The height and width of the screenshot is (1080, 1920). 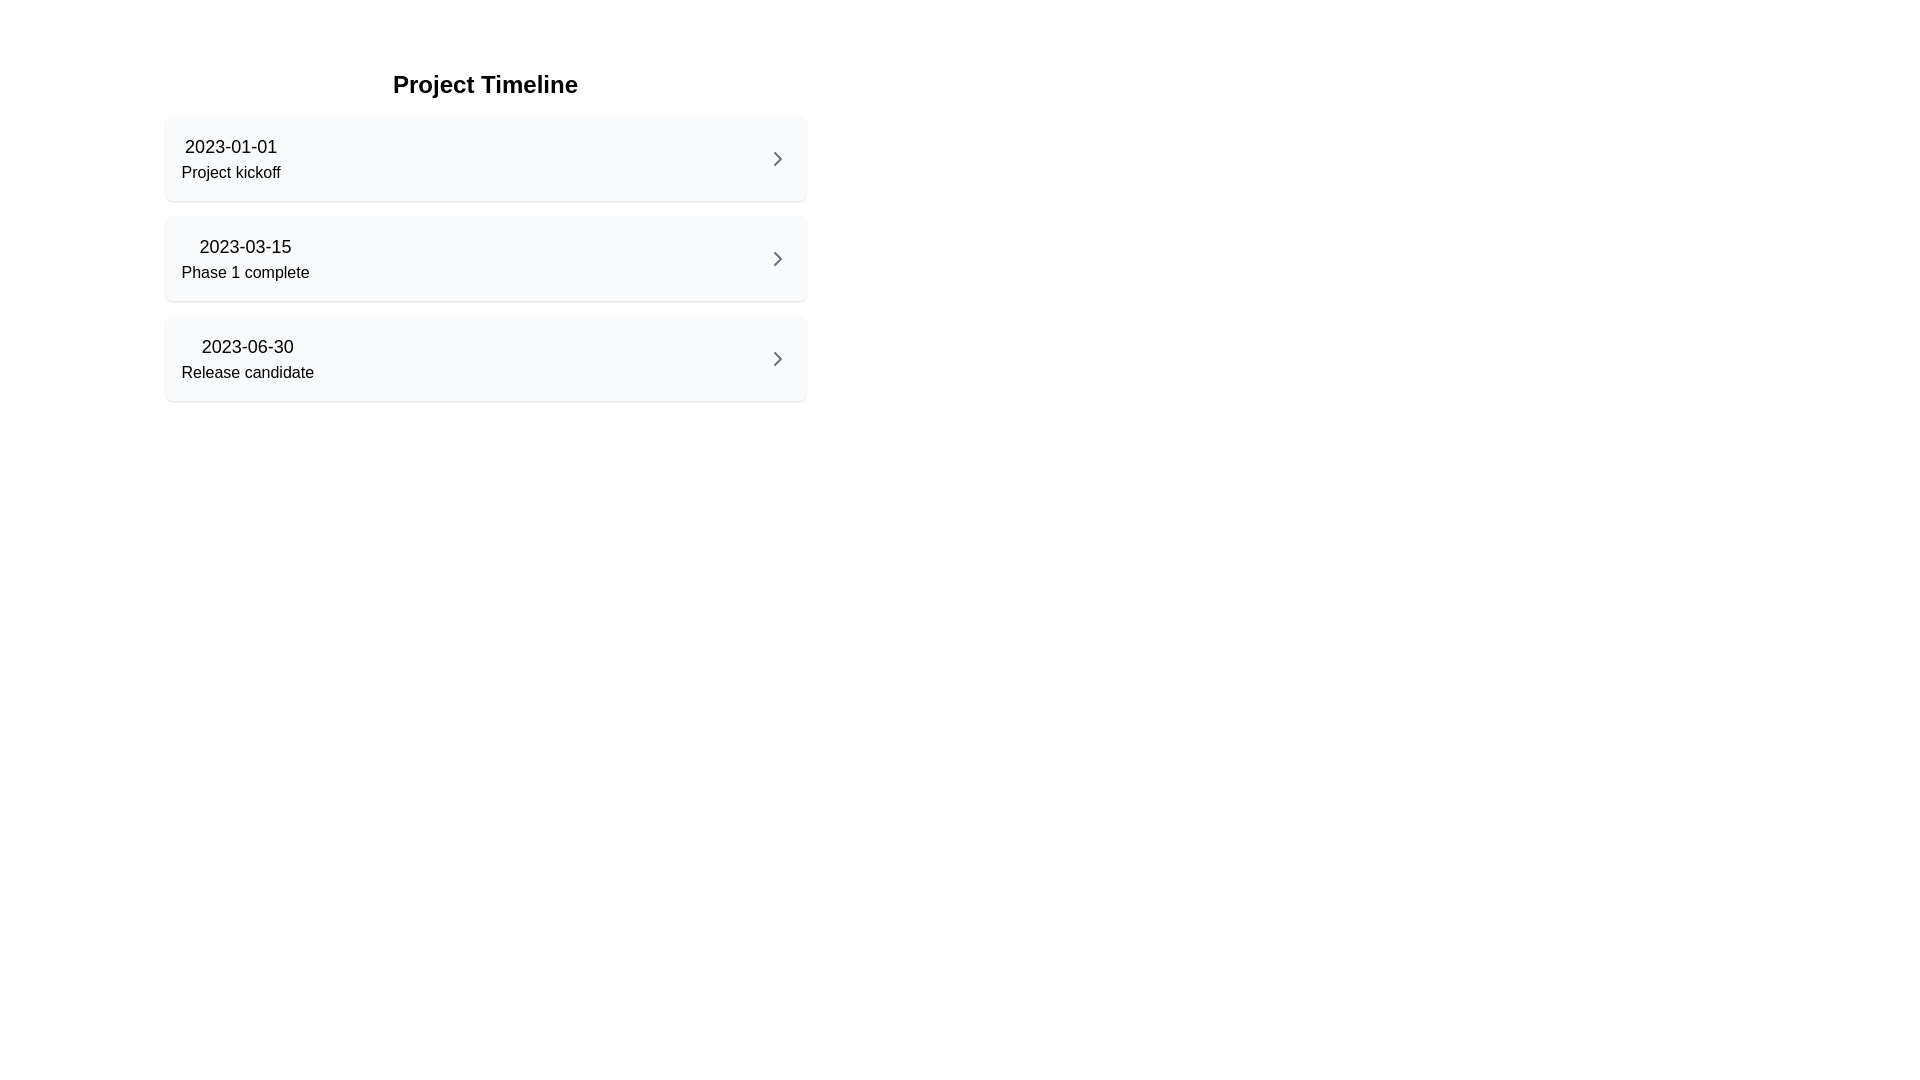 I want to click on the second entry in the project timeline, which displays a date and its associated milestone, located between '2023-01-01 Project kickoff' and '2023-06-30 Release candidate', so click(x=244, y=257).